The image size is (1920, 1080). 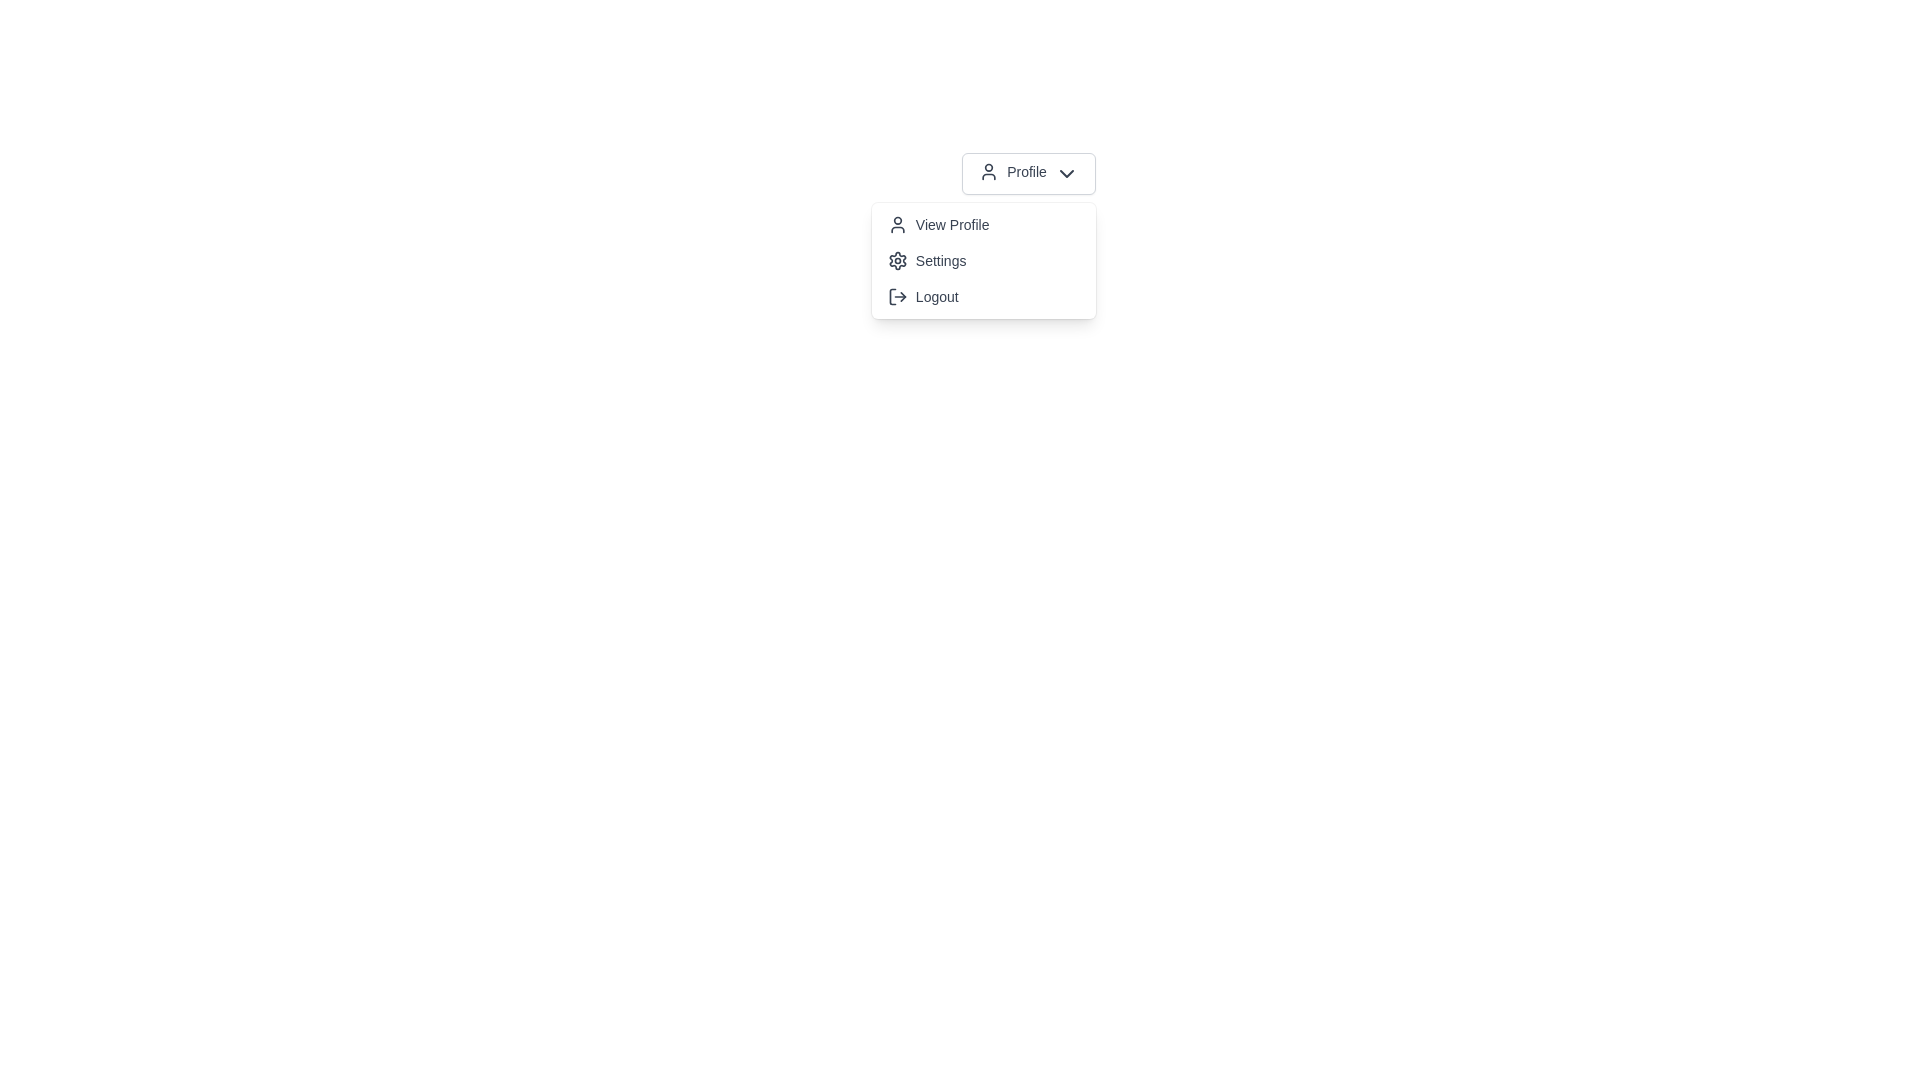 I want to click on the user profile icon located to the left of the 'View Profile' text in the dropdown menu under the 'Profile' menu button, so click(x=896, y=224).